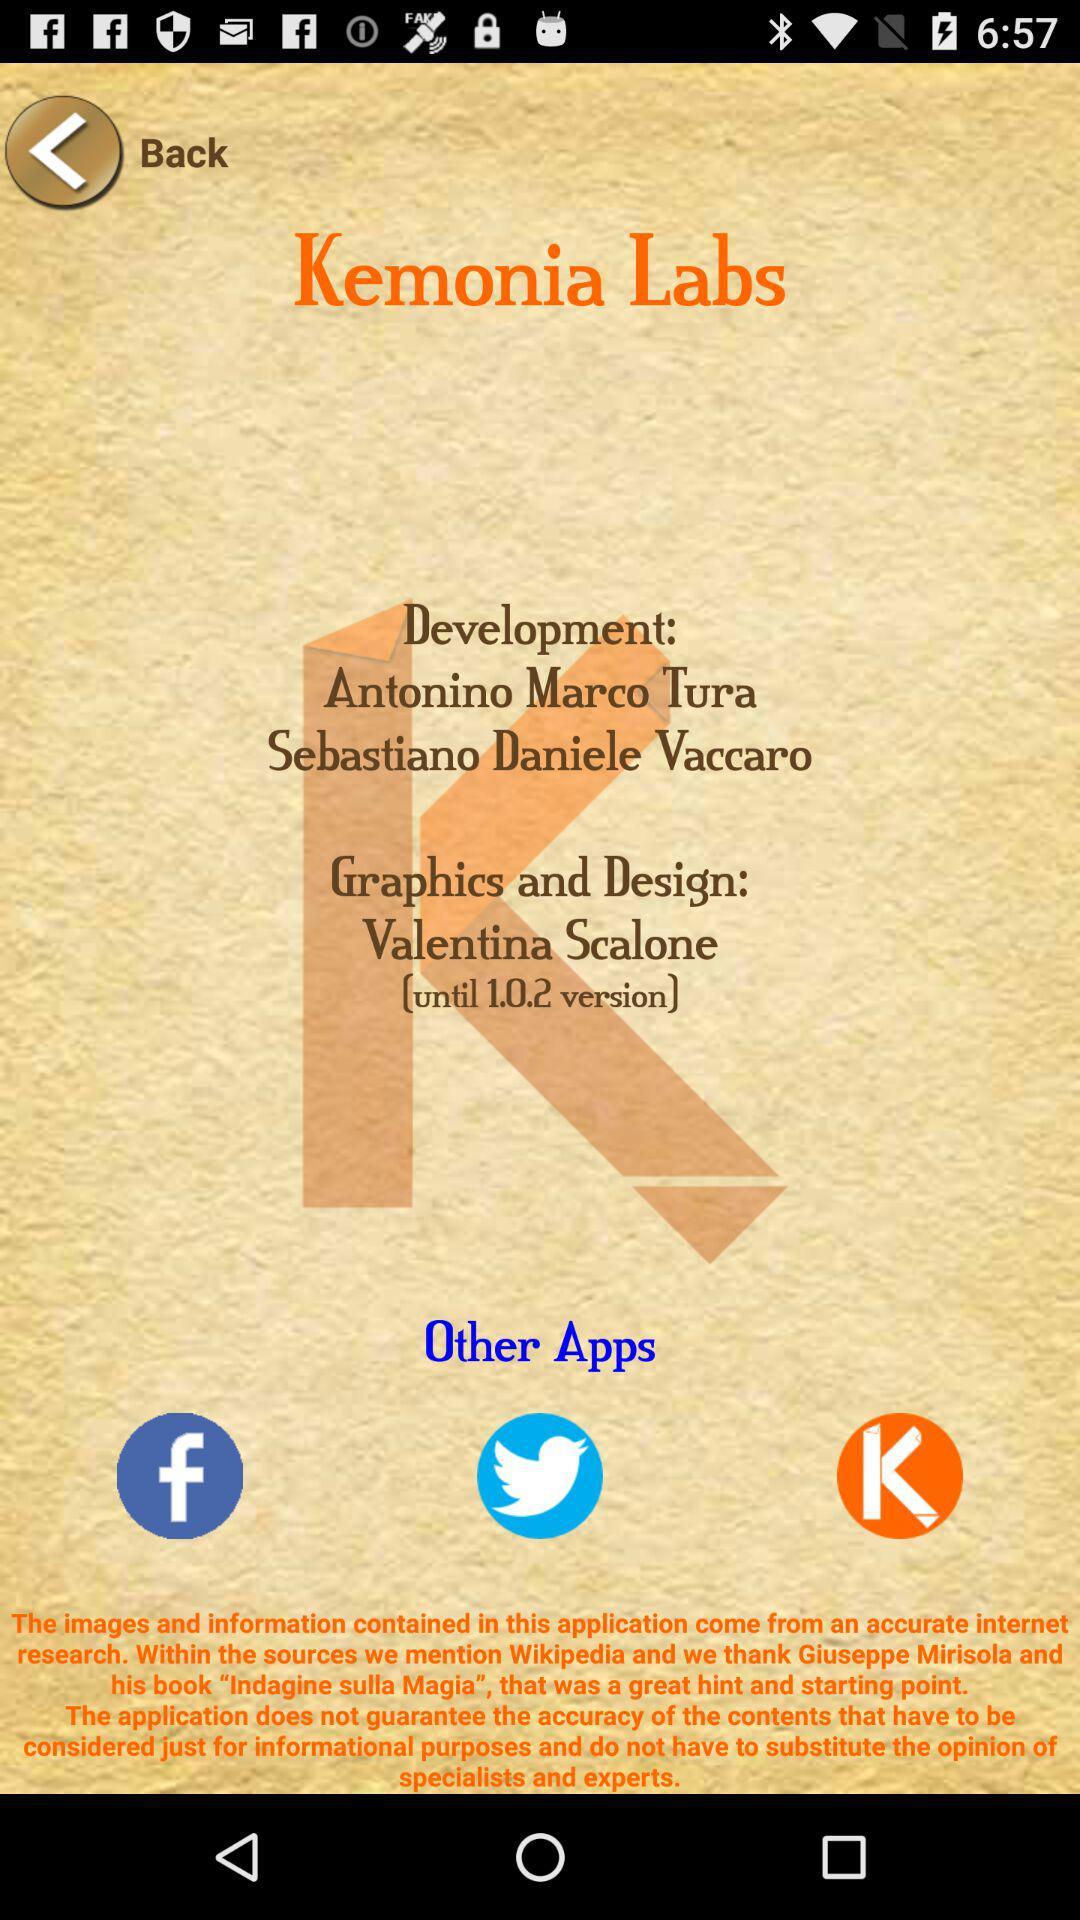 The image size is (1080, 1920). What do you see at coordinates (180, 1476) in the screenshot?
I see `facebook` at bounding box center [180, 1476].